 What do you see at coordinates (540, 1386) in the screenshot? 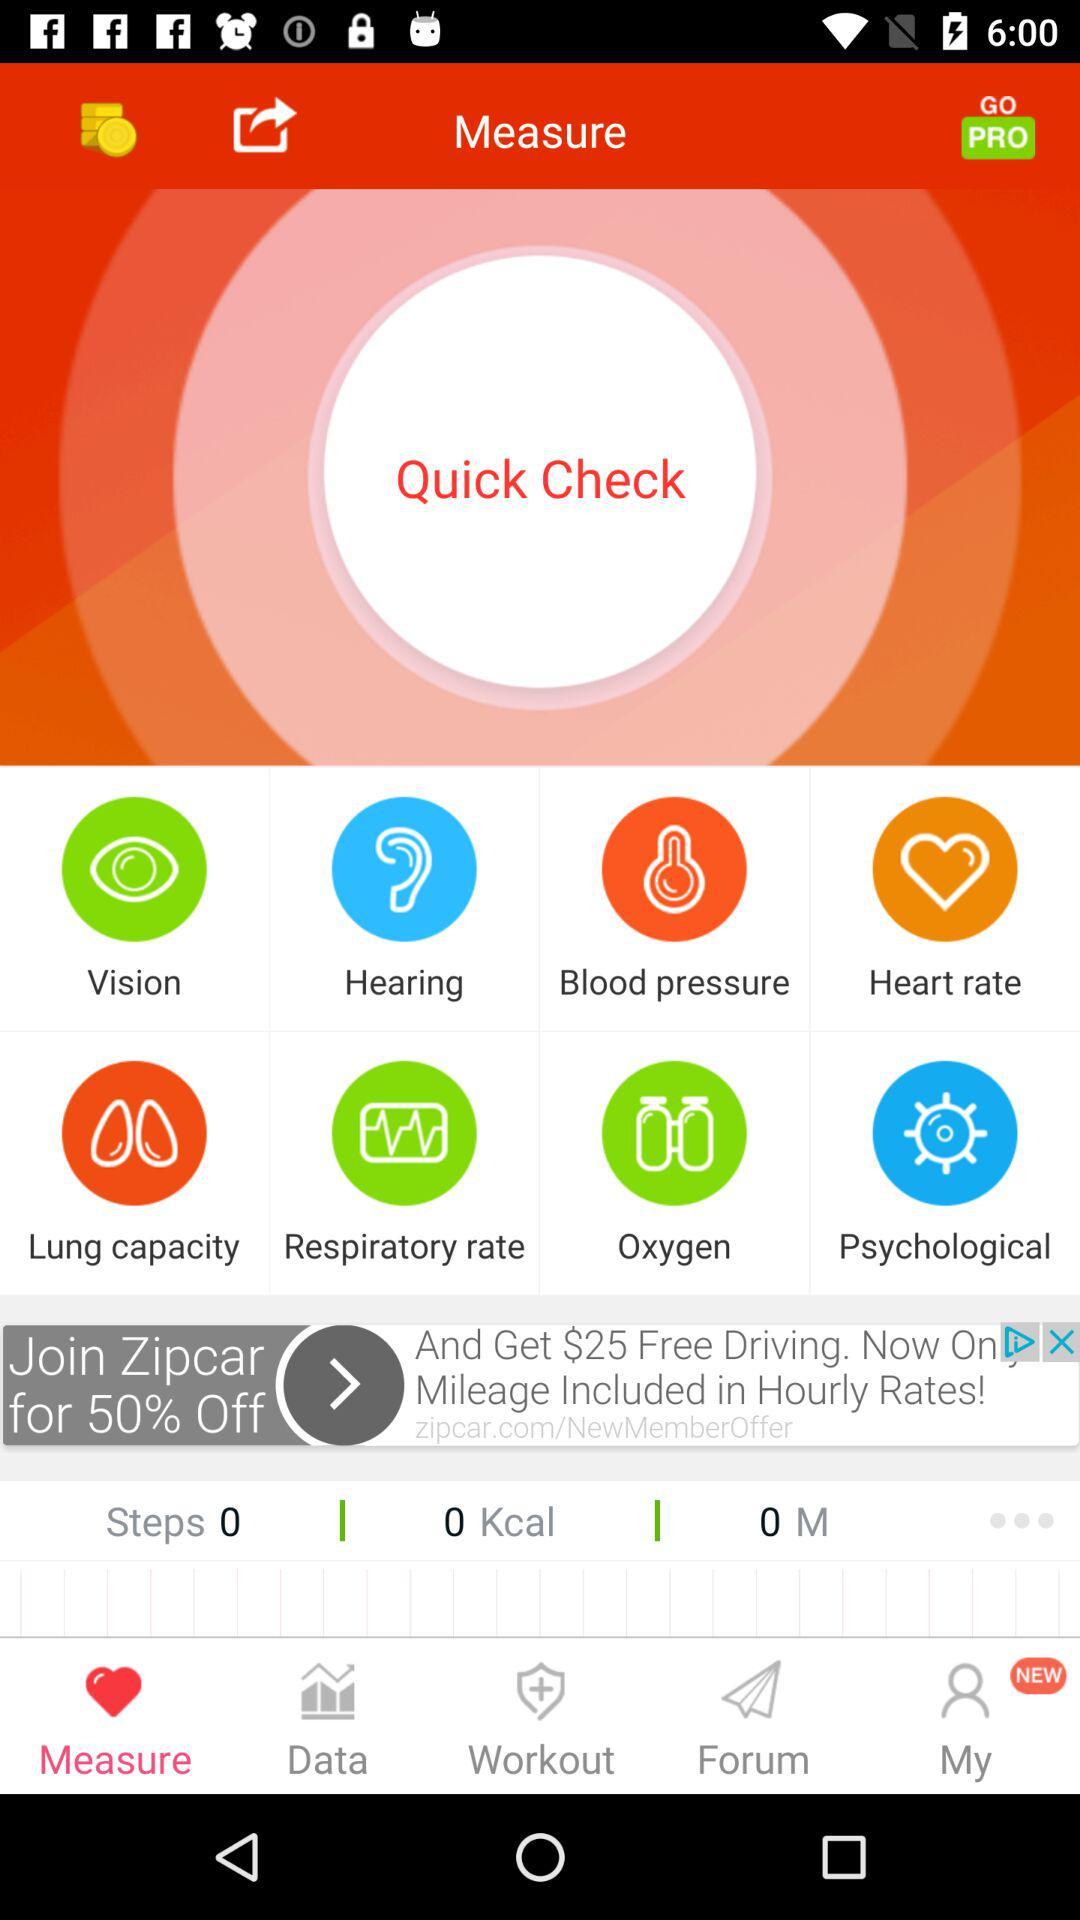
I see `advertisement banner` at bounding box center [540, 1386].